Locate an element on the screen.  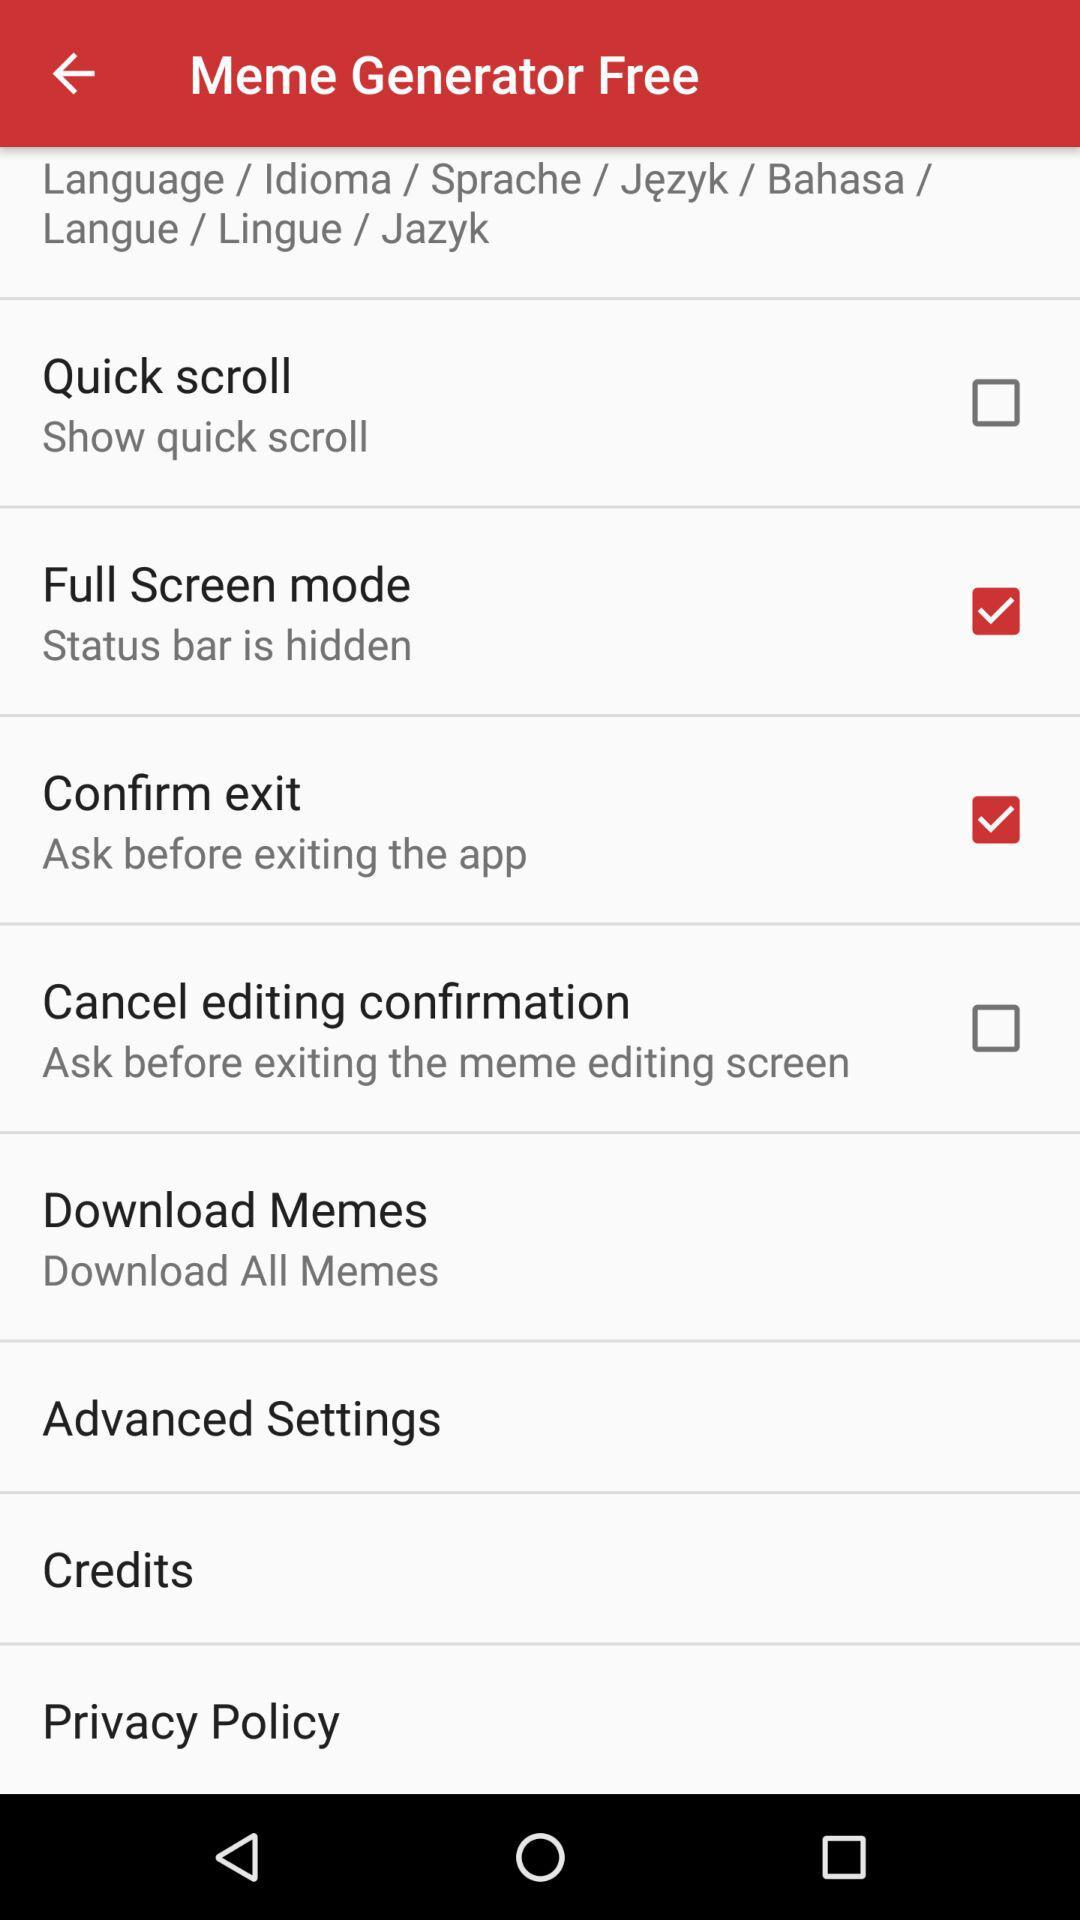
item above language idioma sprache is located at coordinates (212, 146).